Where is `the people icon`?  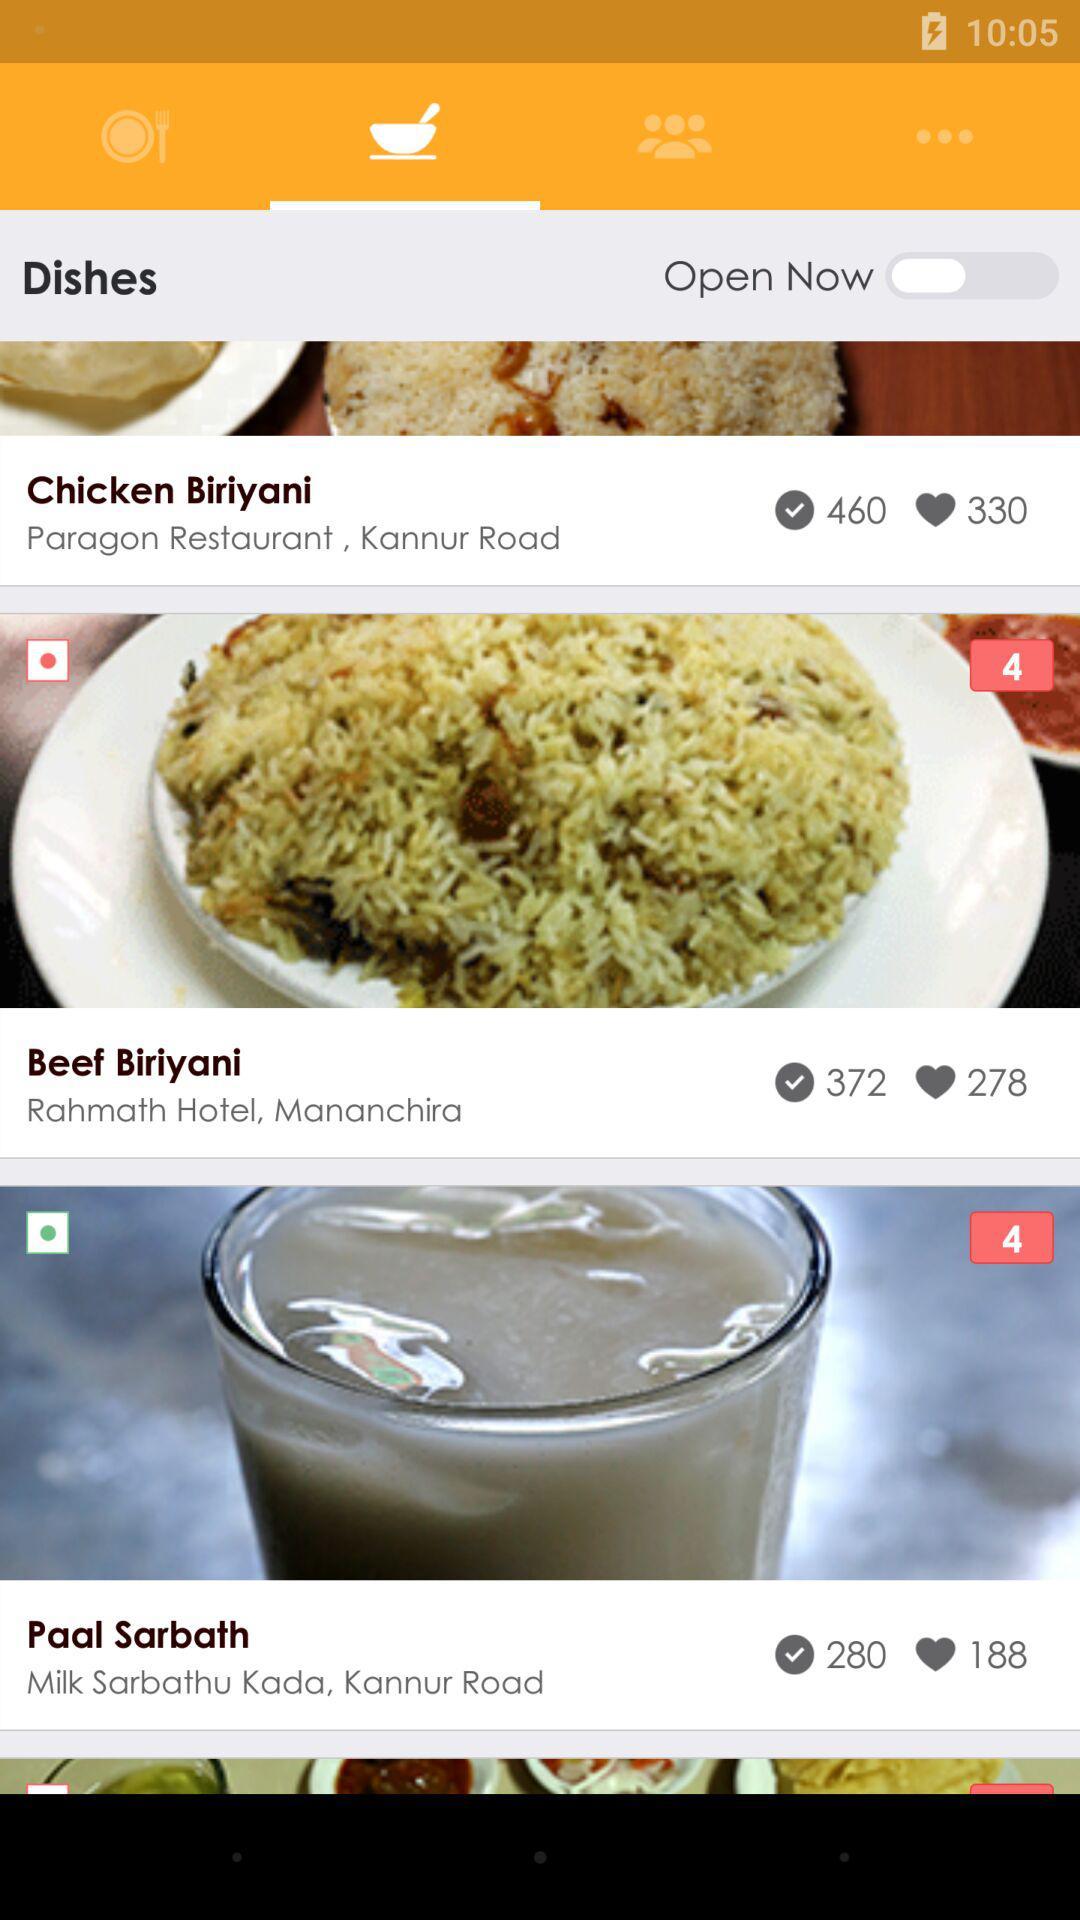 the people icon is located at coordinates (674, 136).